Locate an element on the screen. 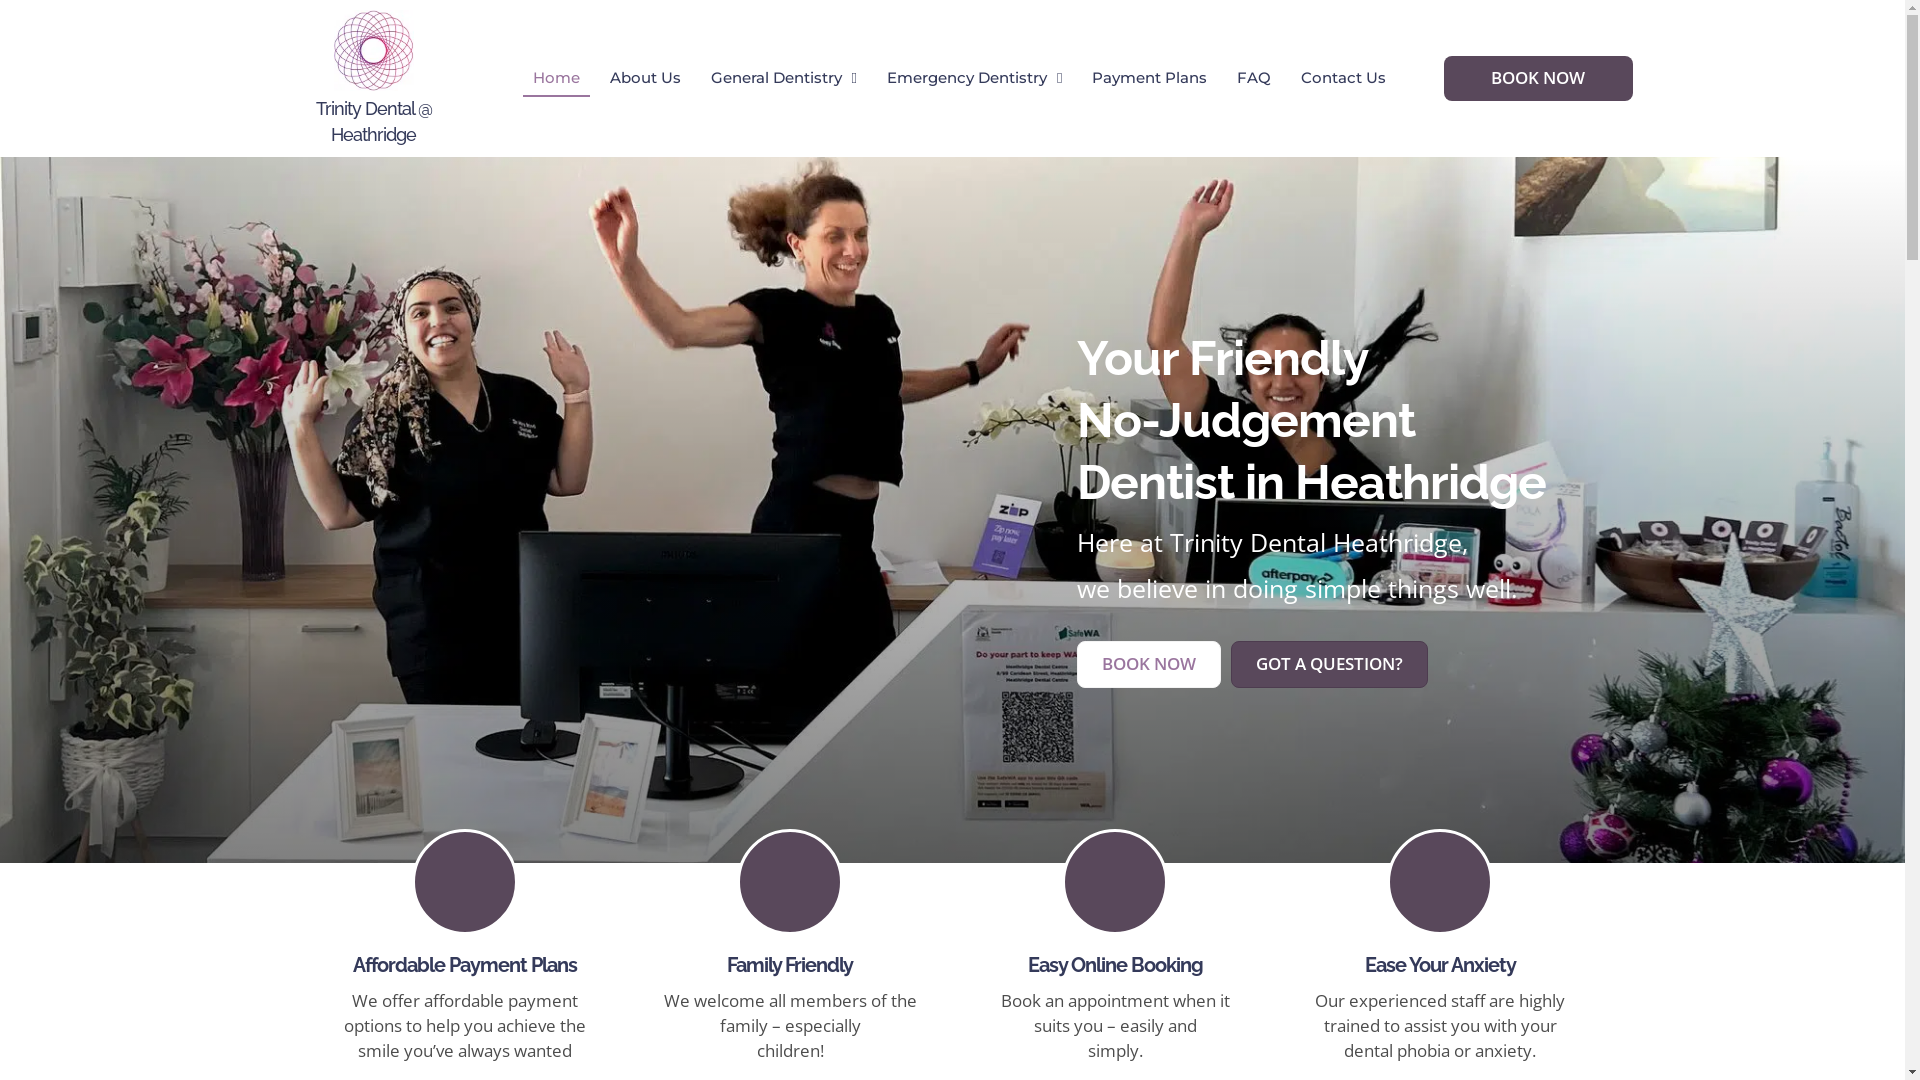 This screenshot has height=1080, width=1920. 'BOOK NOW' is located at coordinates (1074, 663).